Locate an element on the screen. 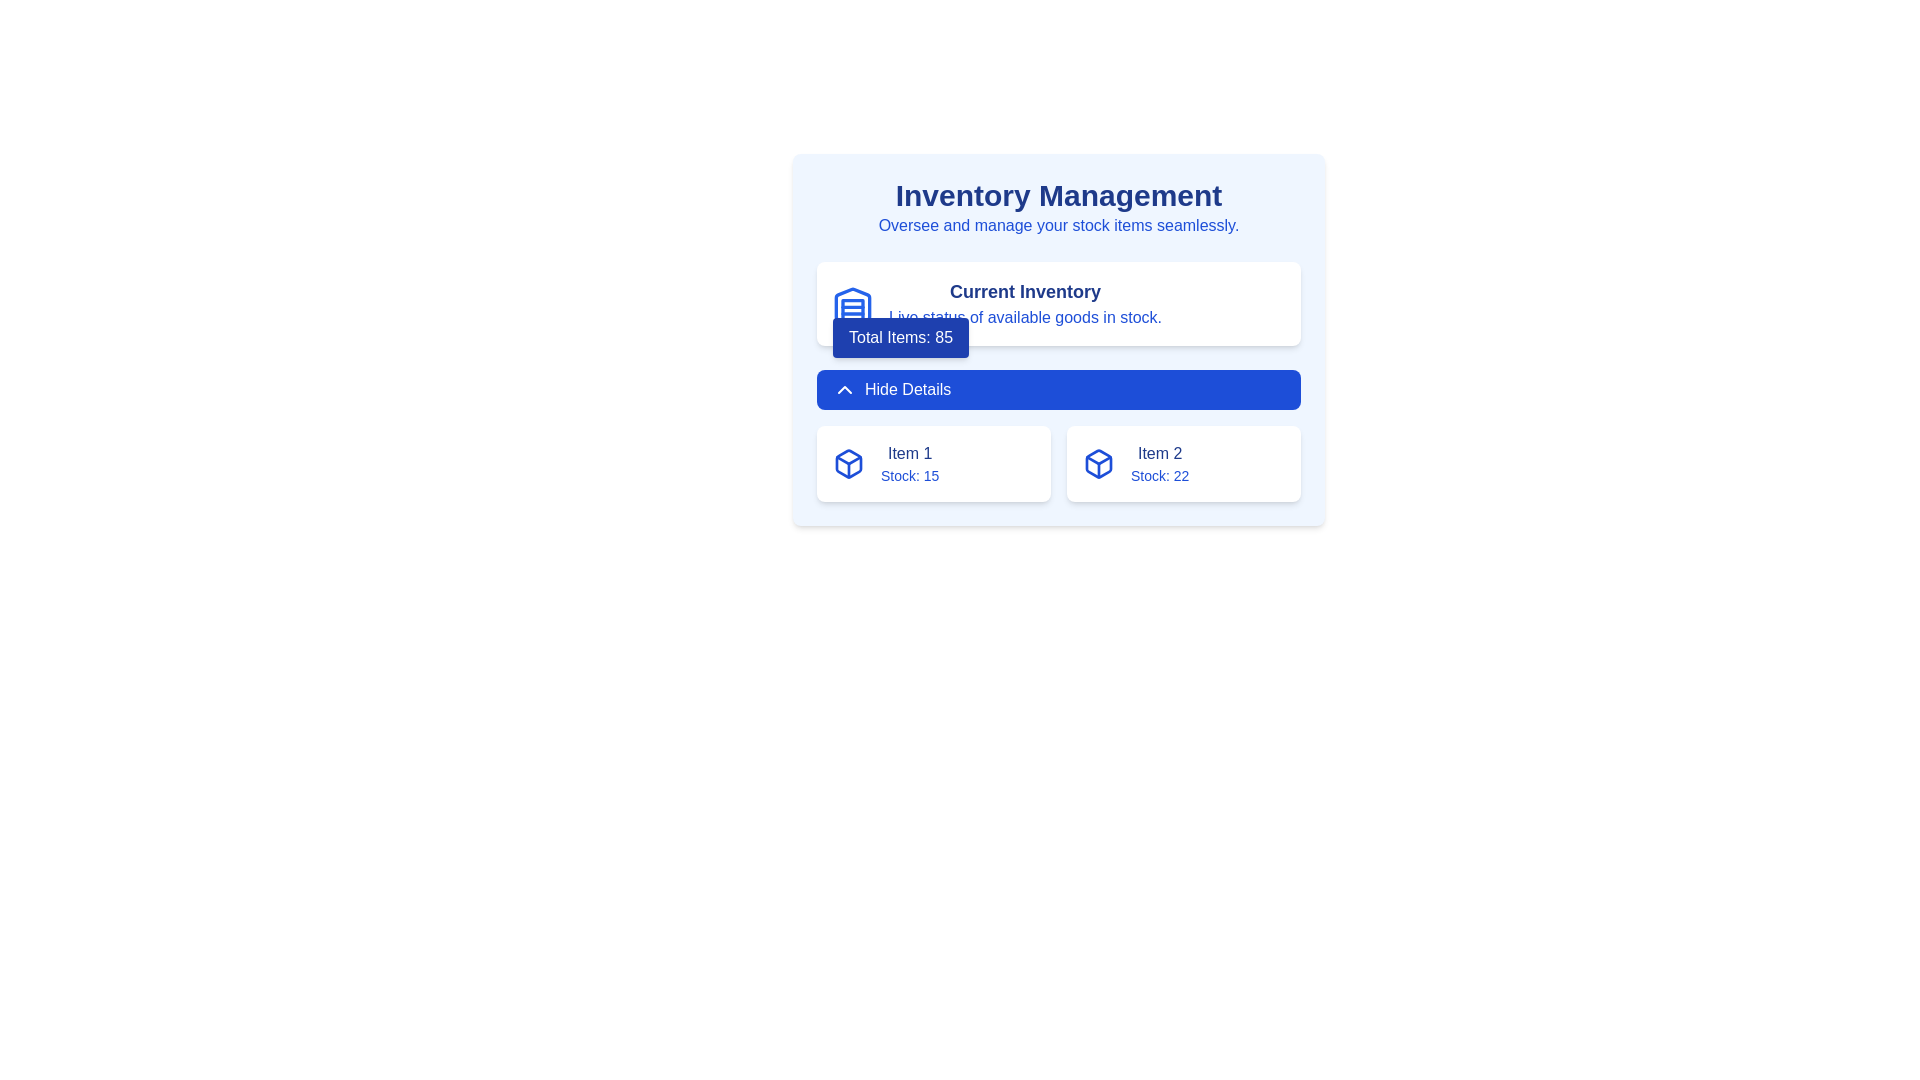 The height and width of the screenshot is (1080, 1920). the icon located at the leftmost side of the card titled 'Item 1 Stock: 15' to enhance association and identification with the product is located at coordinates (849, 463).